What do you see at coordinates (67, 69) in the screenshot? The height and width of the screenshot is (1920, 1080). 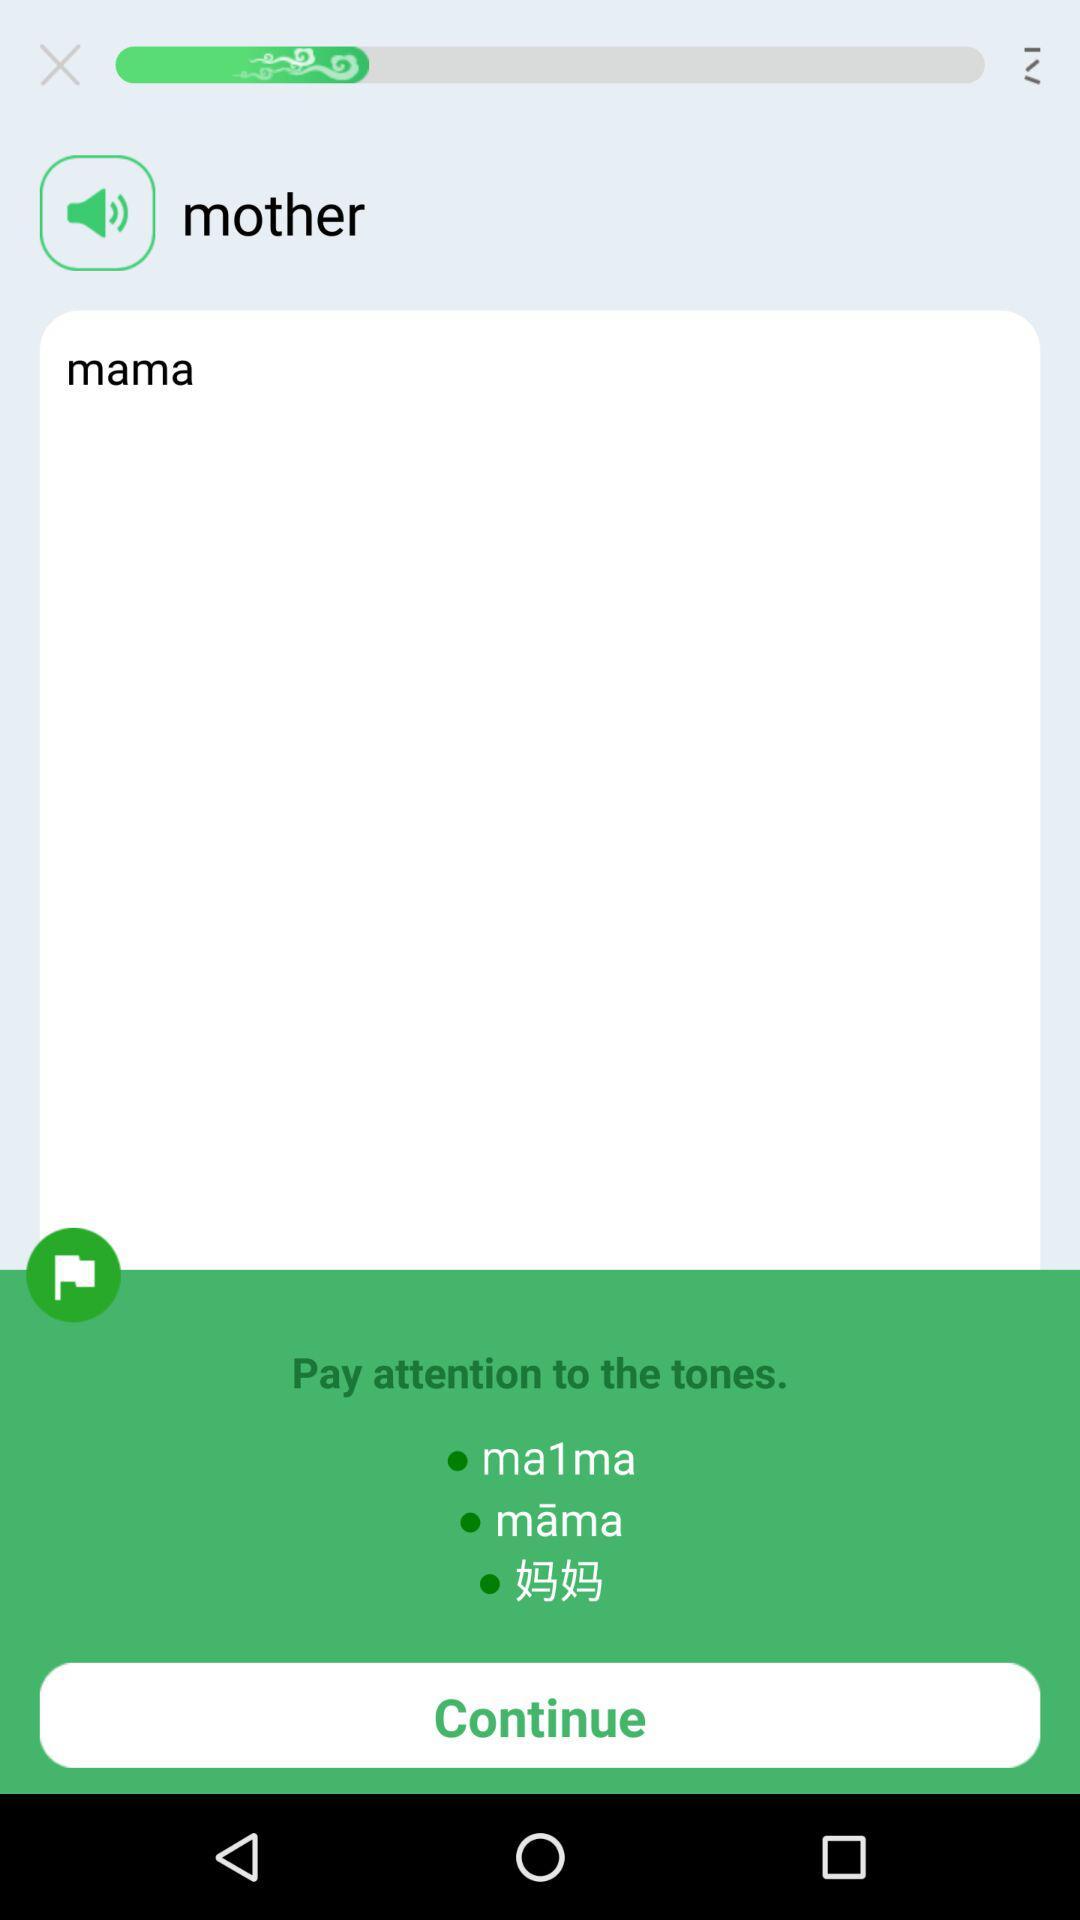 I see `the close icon` at bounding box center [67, 69].